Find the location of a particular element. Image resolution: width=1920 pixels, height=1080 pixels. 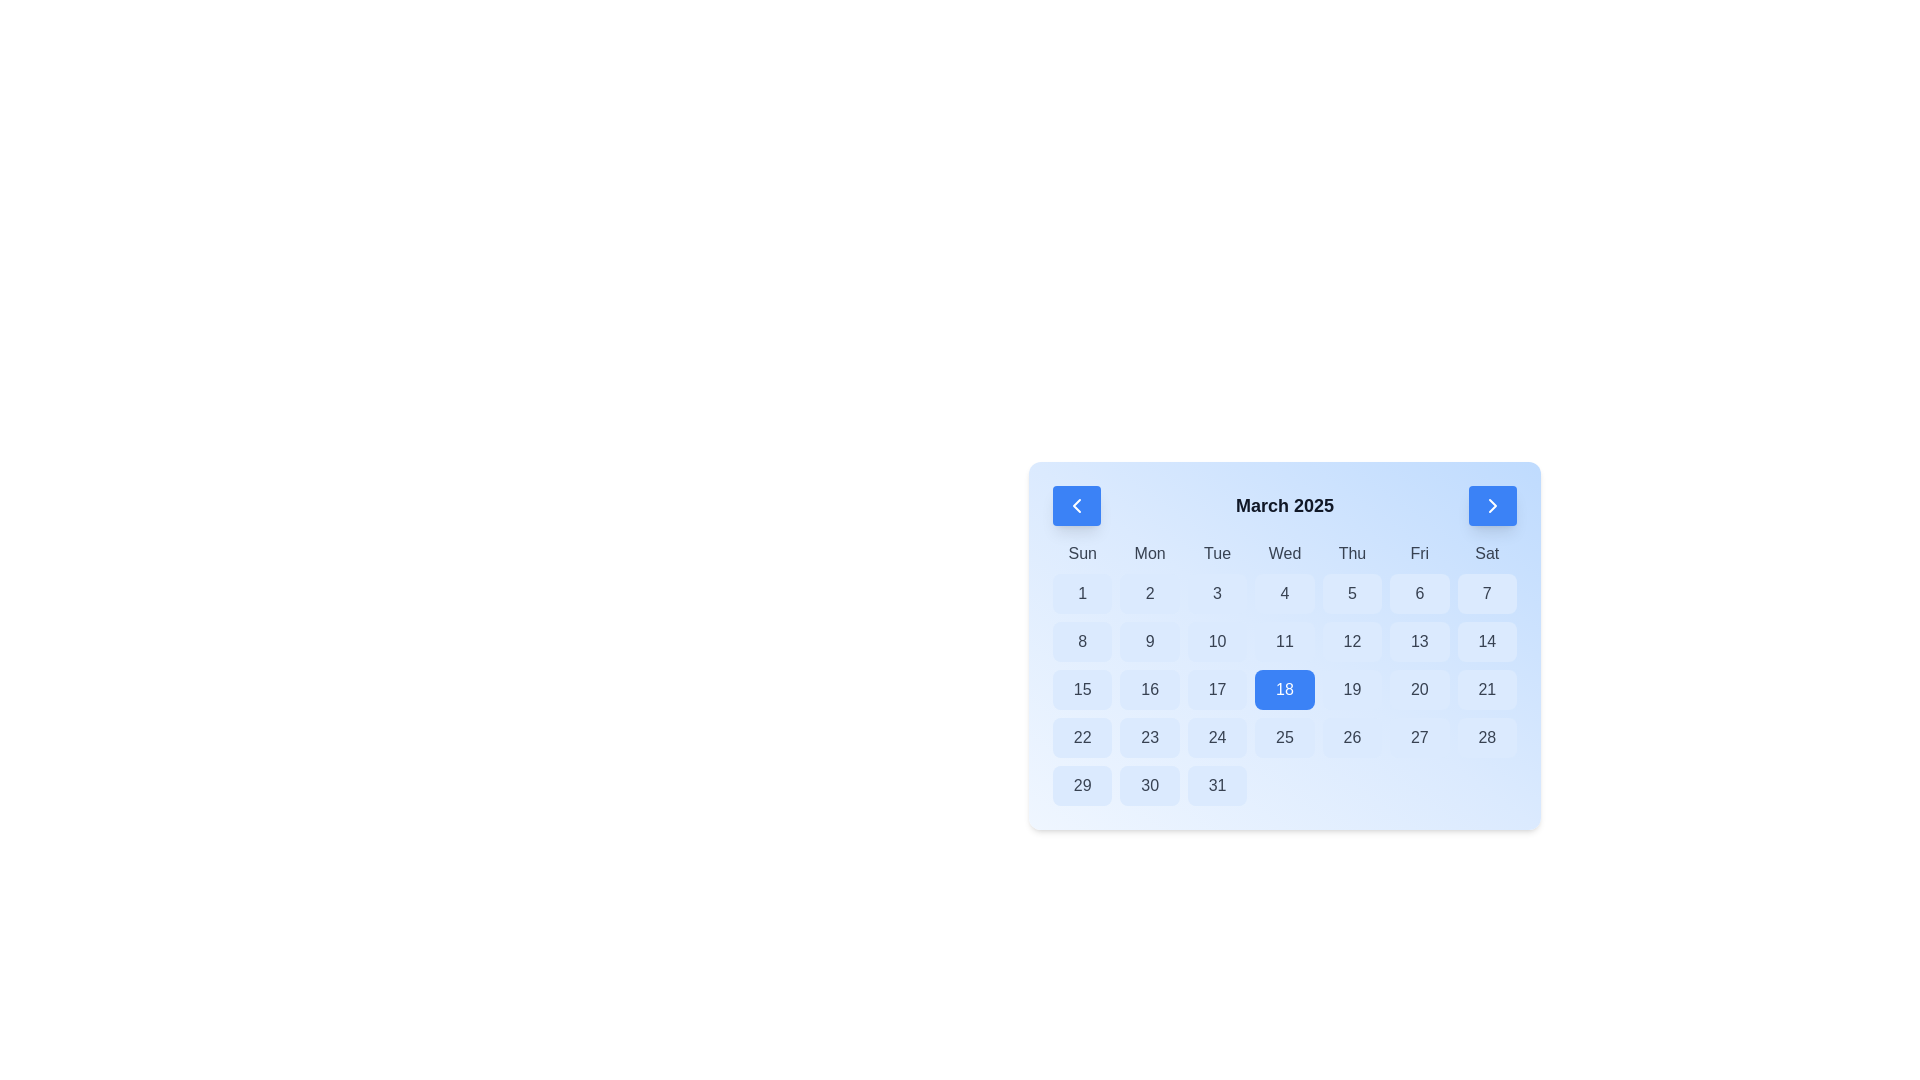

the interactive calendar day button for the 10th day of the month is located at coordinates (1216, 641).